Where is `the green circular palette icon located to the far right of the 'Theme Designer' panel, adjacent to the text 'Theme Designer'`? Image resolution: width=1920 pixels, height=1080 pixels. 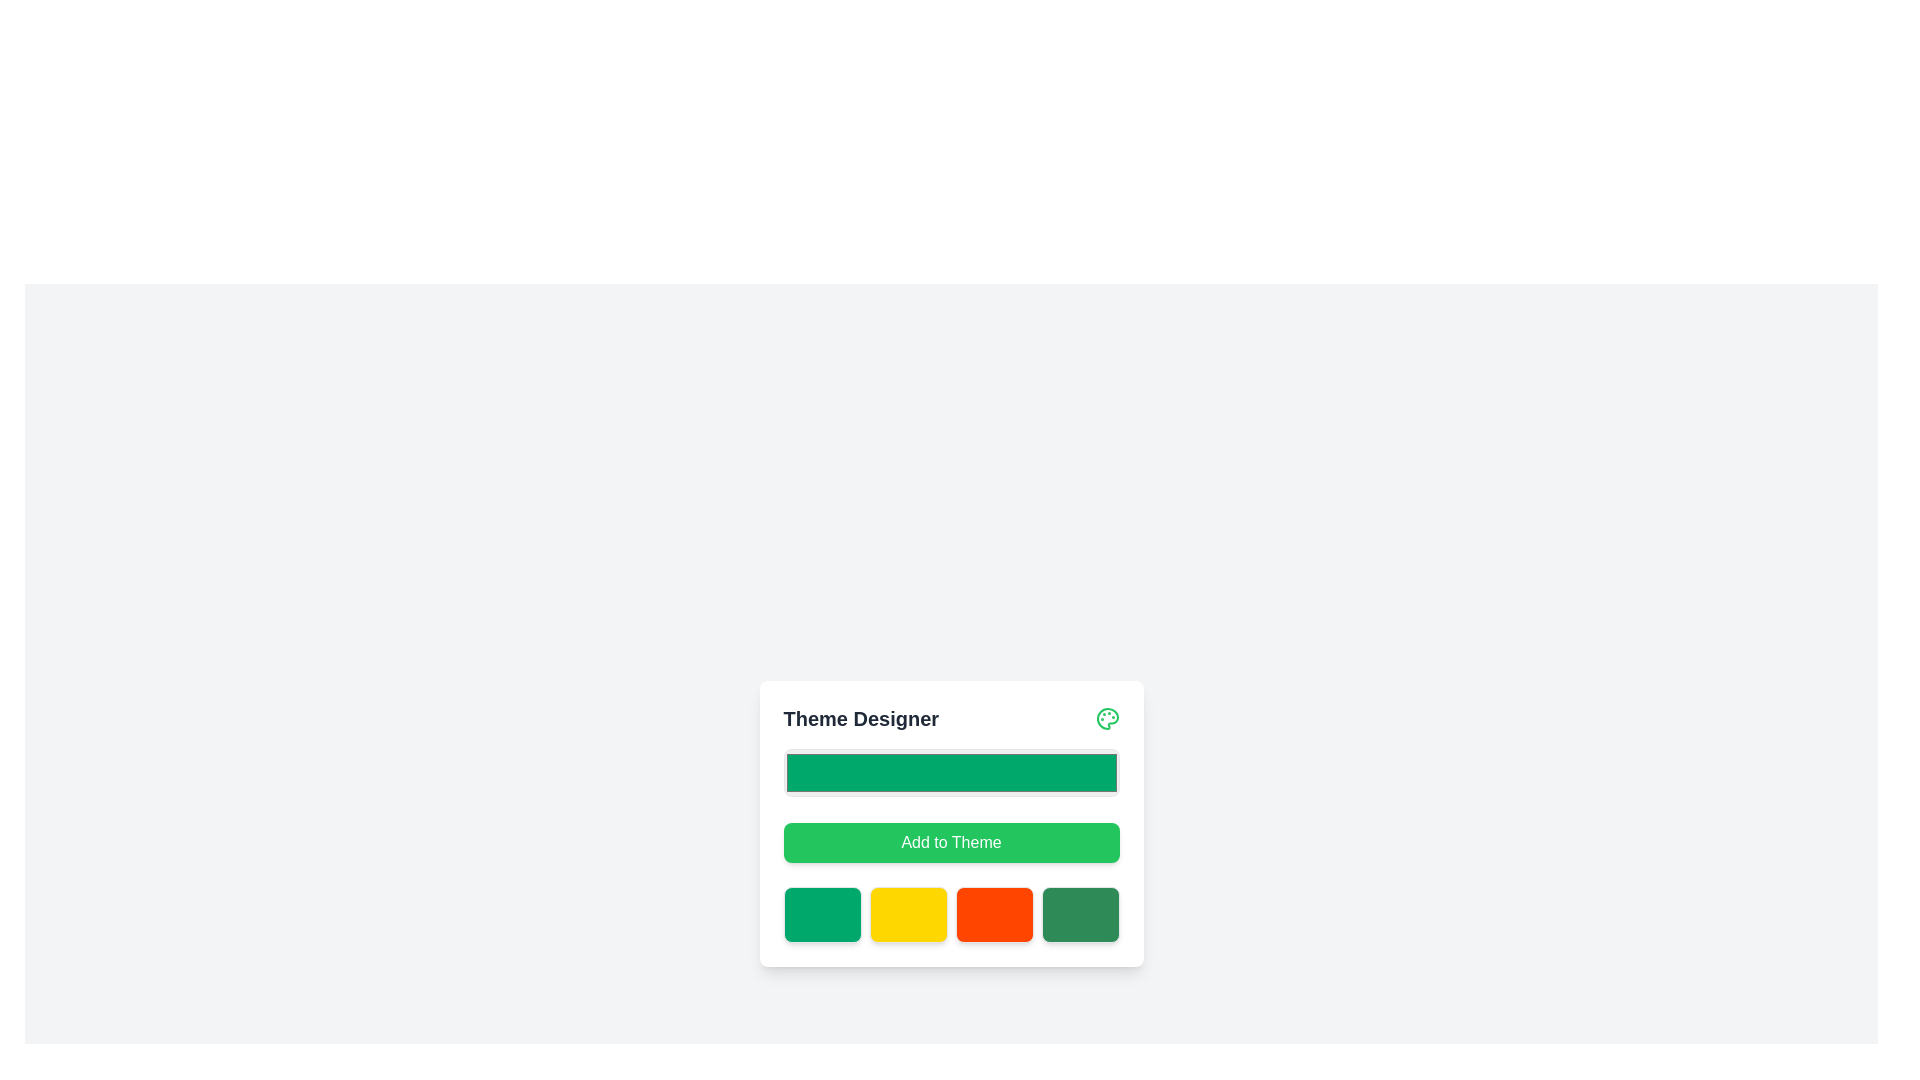 the green circular palette icon located to the far right of the 'Theme Designer' panel, adjacent to the text 'Theme Designer' is located at coordinates (1106, 717).